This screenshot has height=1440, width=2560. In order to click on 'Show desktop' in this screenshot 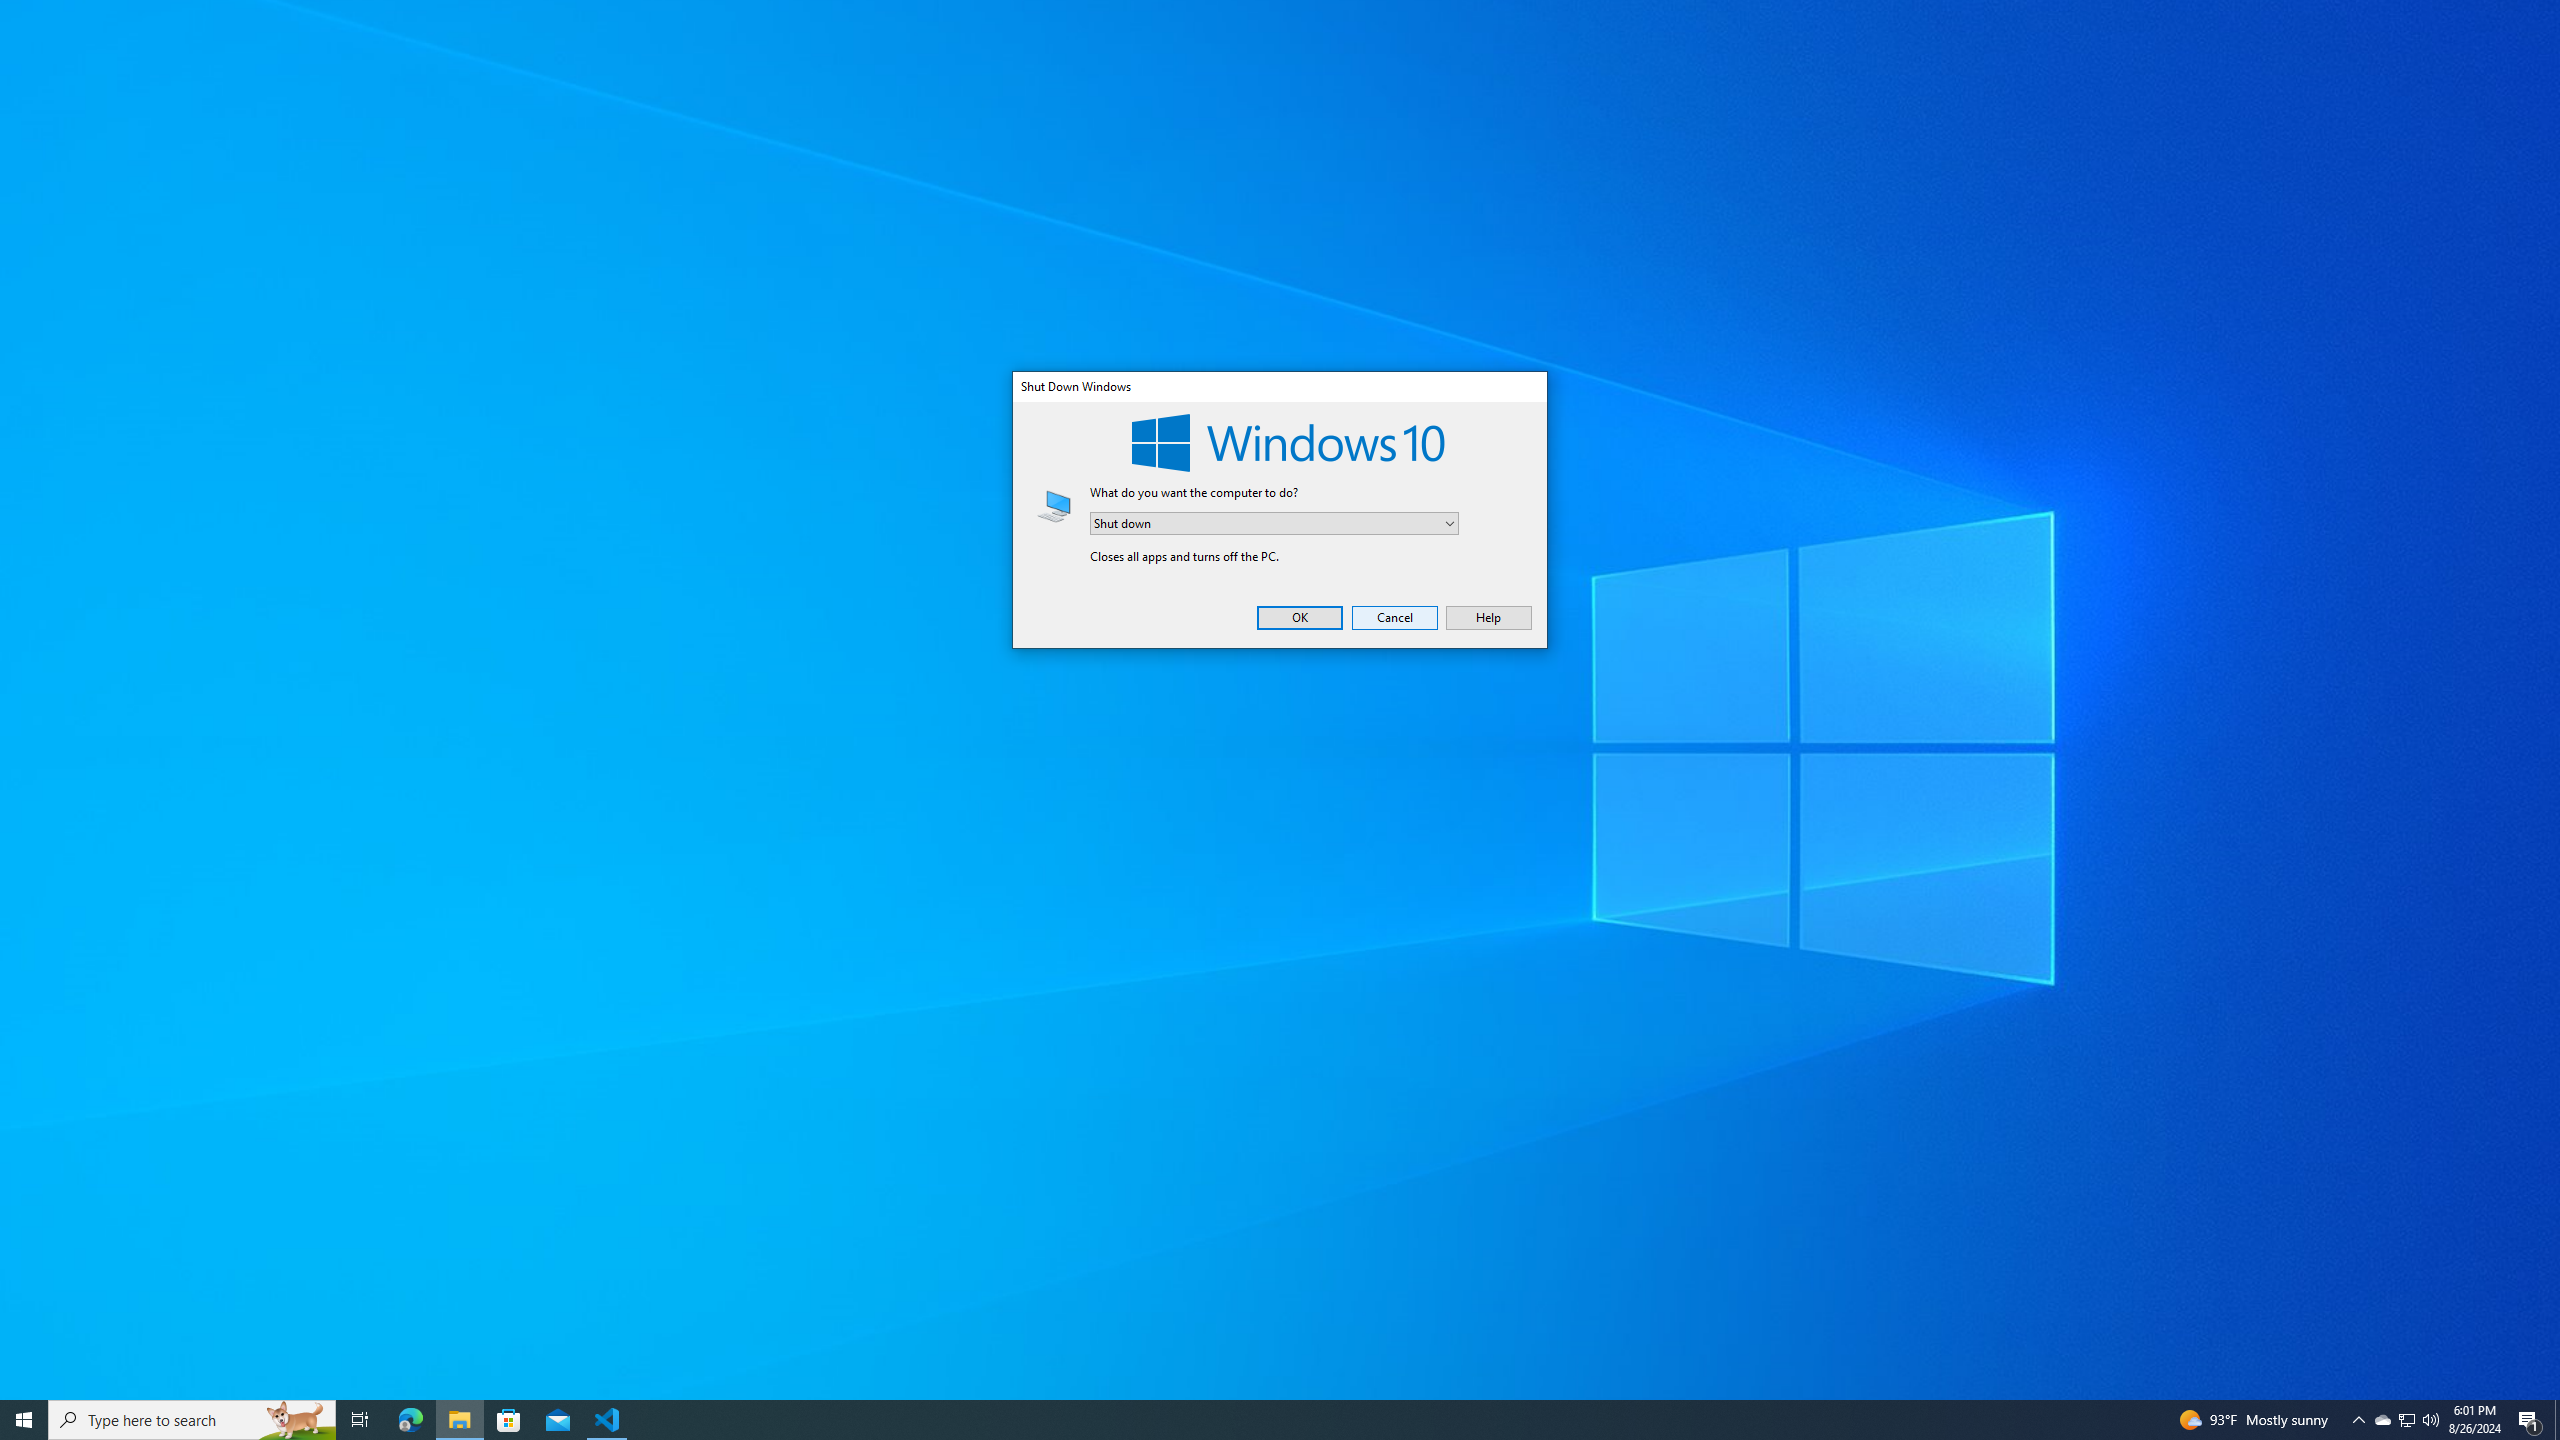, I will do `click(2556, 1418)`.